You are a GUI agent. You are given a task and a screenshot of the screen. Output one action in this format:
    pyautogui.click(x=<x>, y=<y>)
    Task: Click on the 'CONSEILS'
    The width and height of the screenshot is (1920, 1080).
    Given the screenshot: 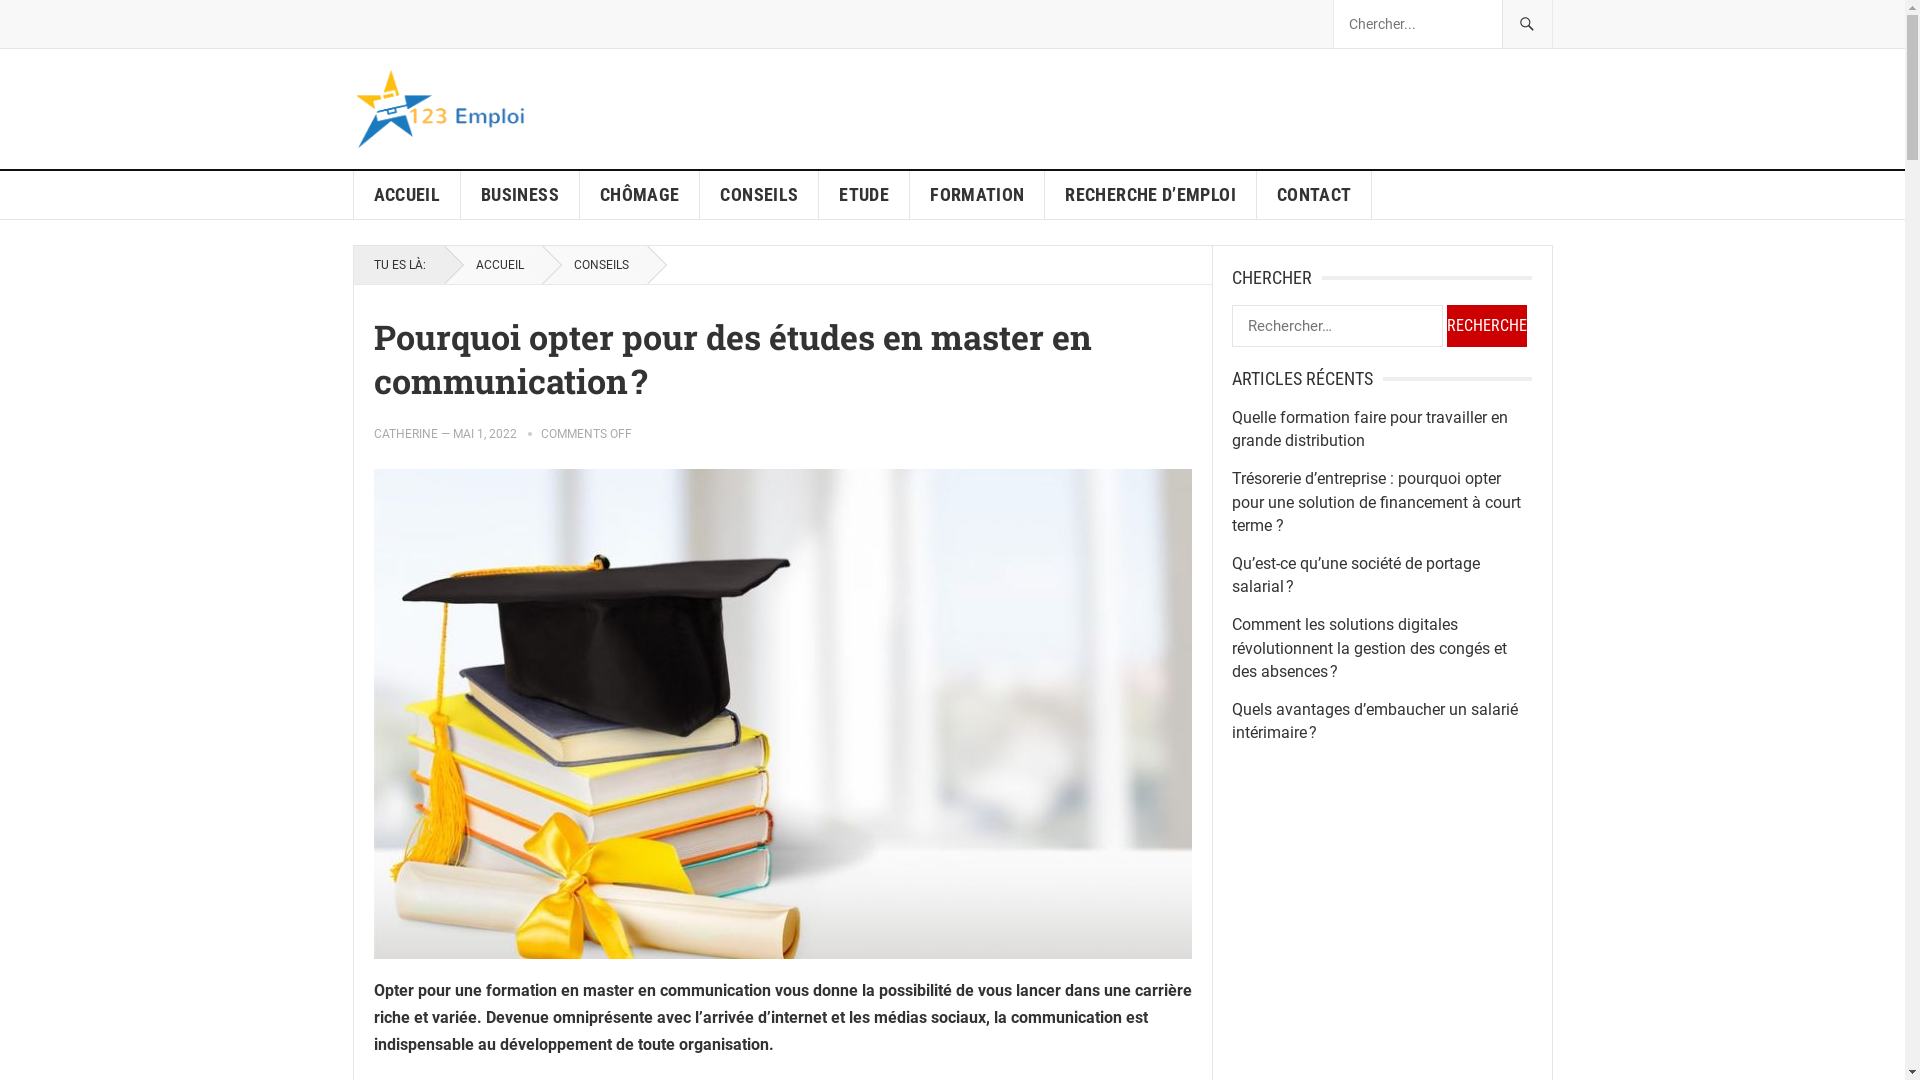 What is the action you would take?
    pyautogui.click(x=593, y=264)
    